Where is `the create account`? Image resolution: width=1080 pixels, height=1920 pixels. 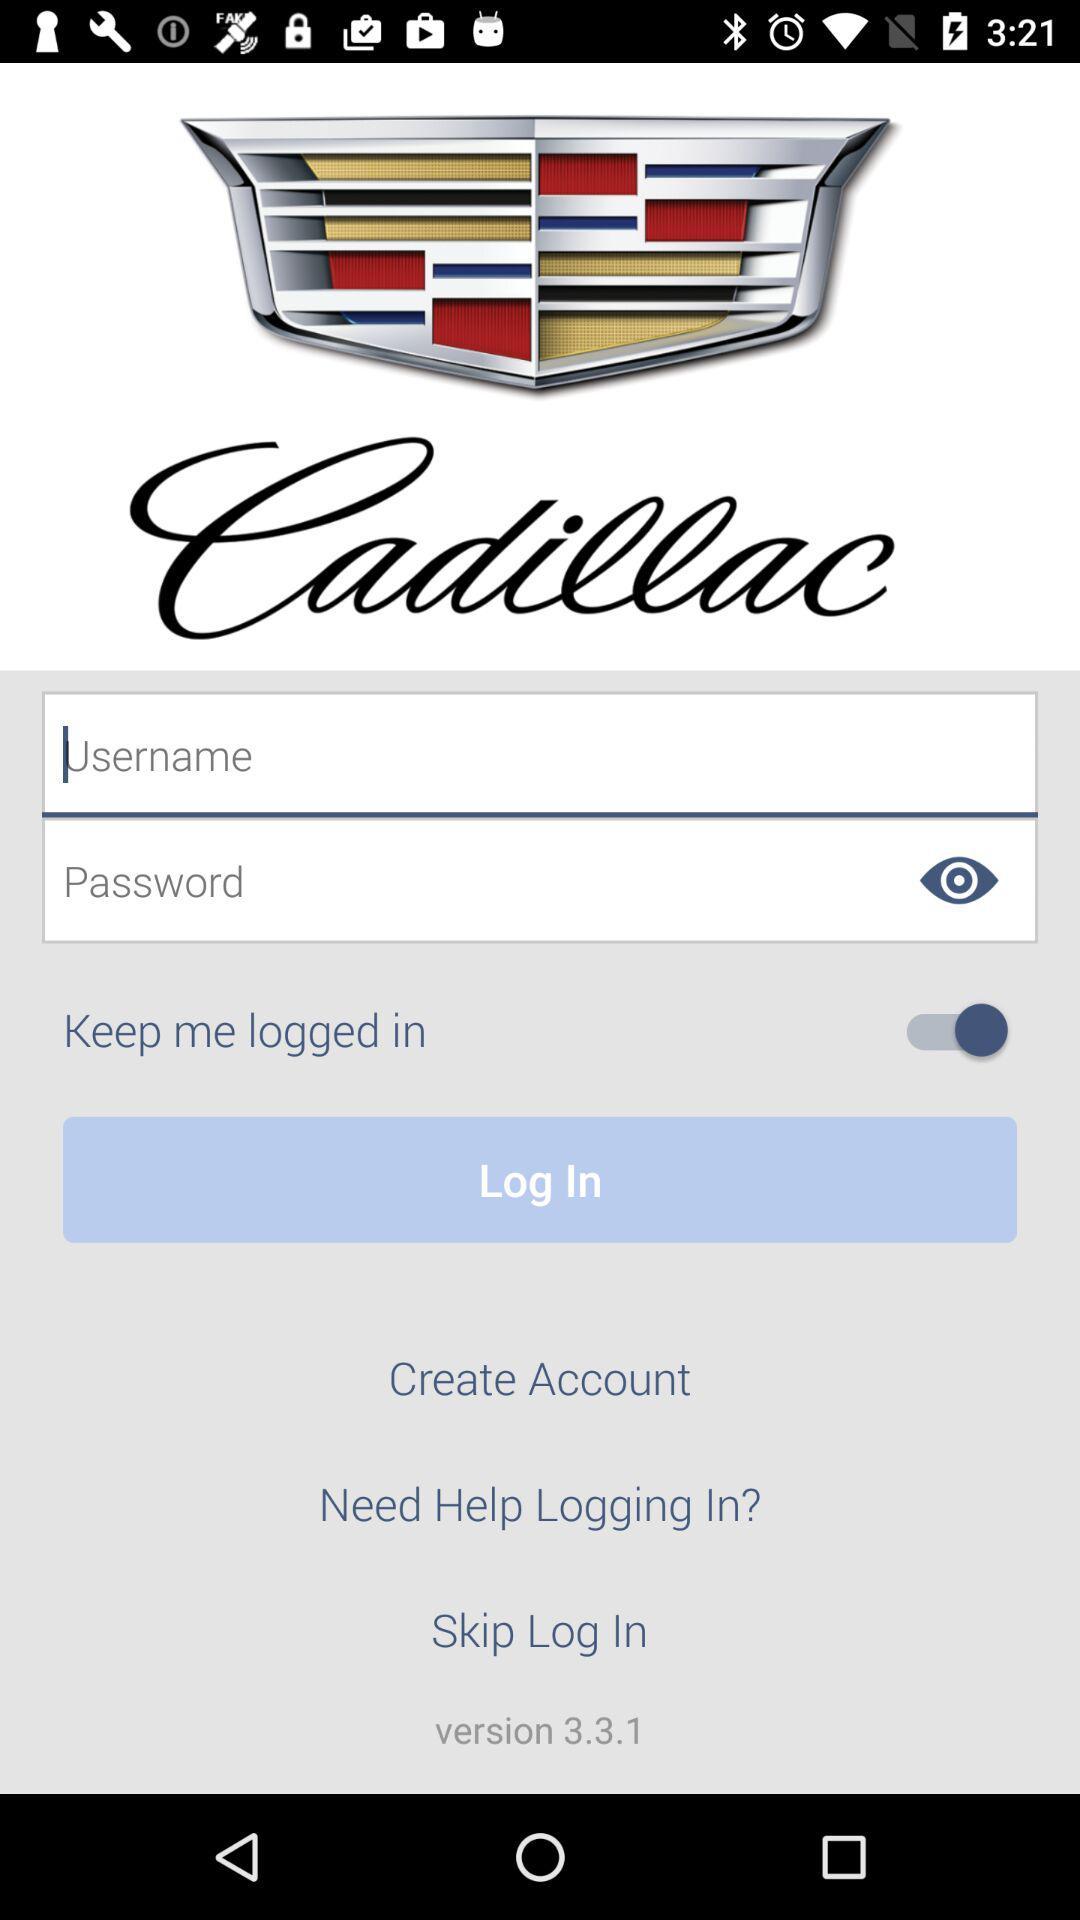
the create account is located at coordinates (540, 1388).